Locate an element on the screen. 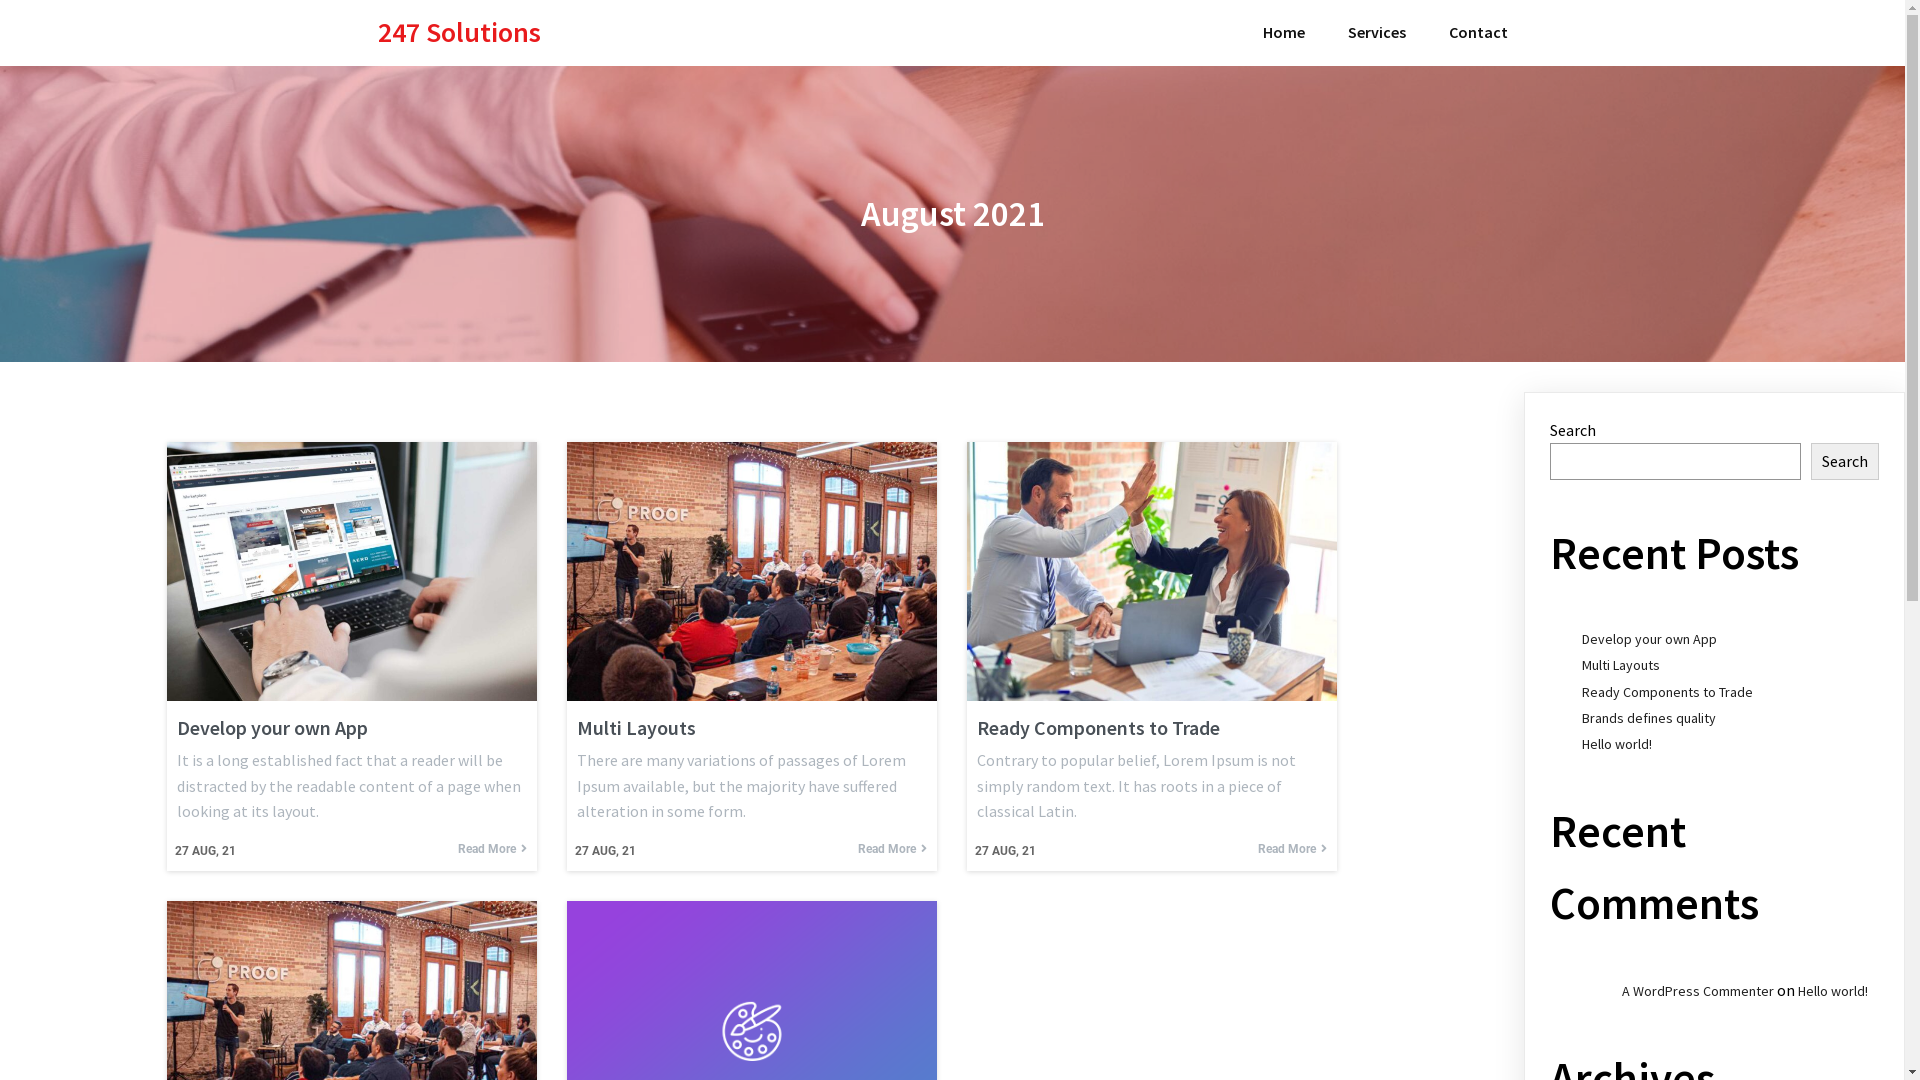 The height and width of the screenshot is (1080, 1920). 'Home' is located at coordinates (1282, 33).